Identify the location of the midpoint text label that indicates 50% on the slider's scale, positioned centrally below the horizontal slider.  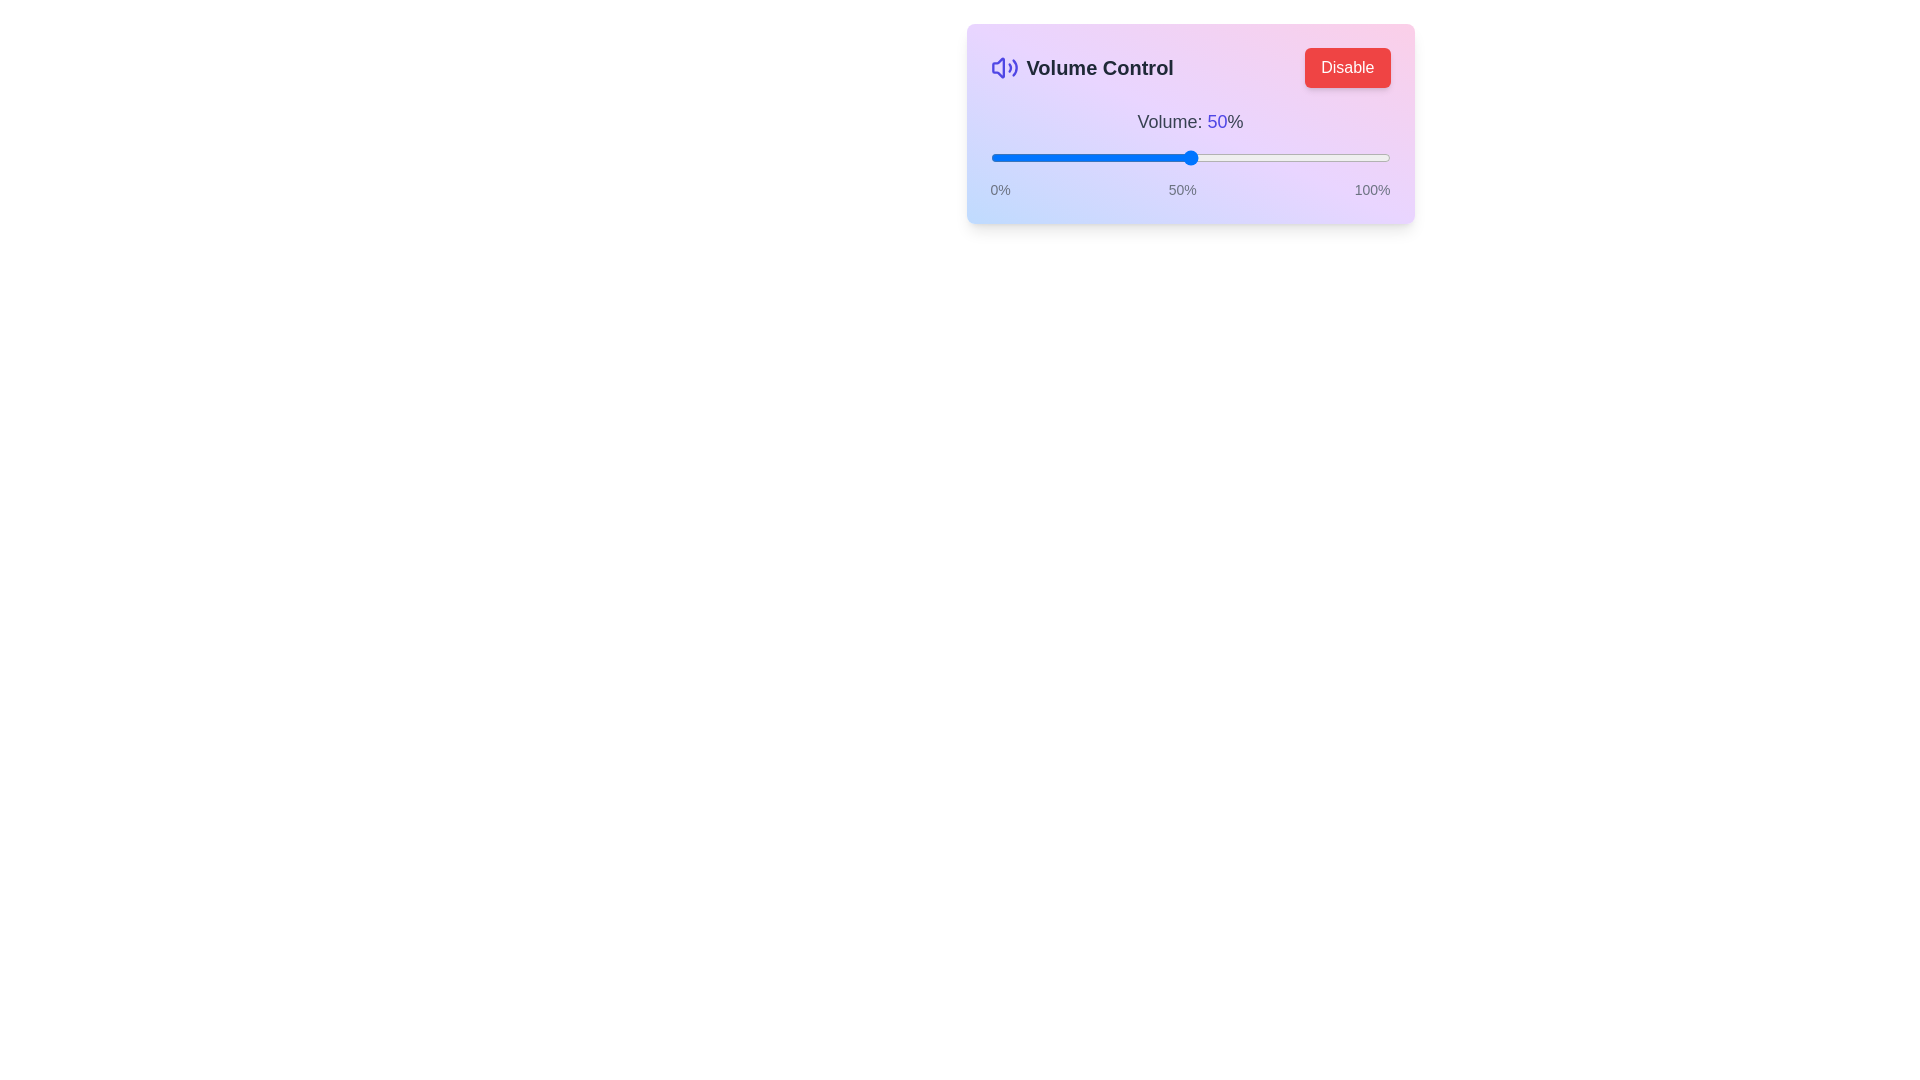
(1182, 189).